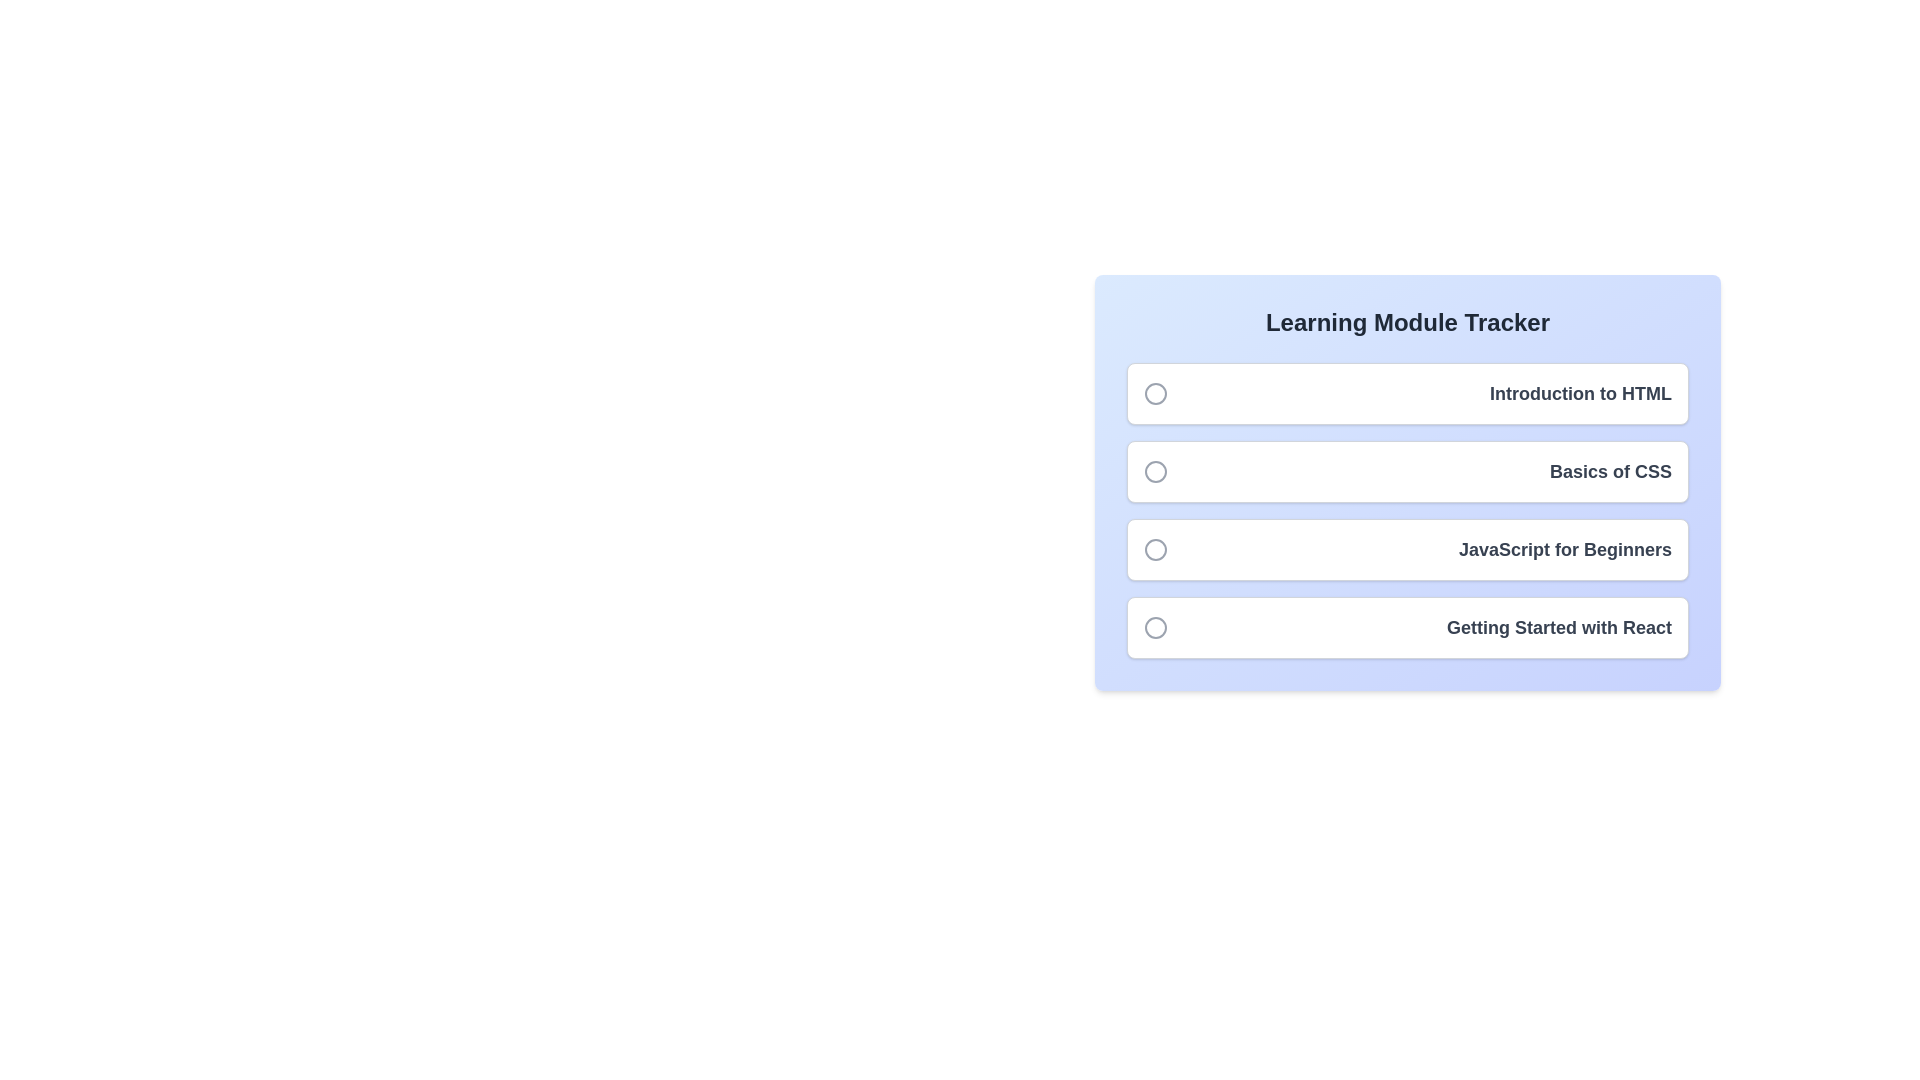 Image resolution: width=1920 pixels, height=1080 pixels. What do you see at coordinates (1156, 627) in the screenshot?
I see `the filled SVG Circle icon that is part of the 'Getting Started with React' selection module` at bounding box center [1156, 627].